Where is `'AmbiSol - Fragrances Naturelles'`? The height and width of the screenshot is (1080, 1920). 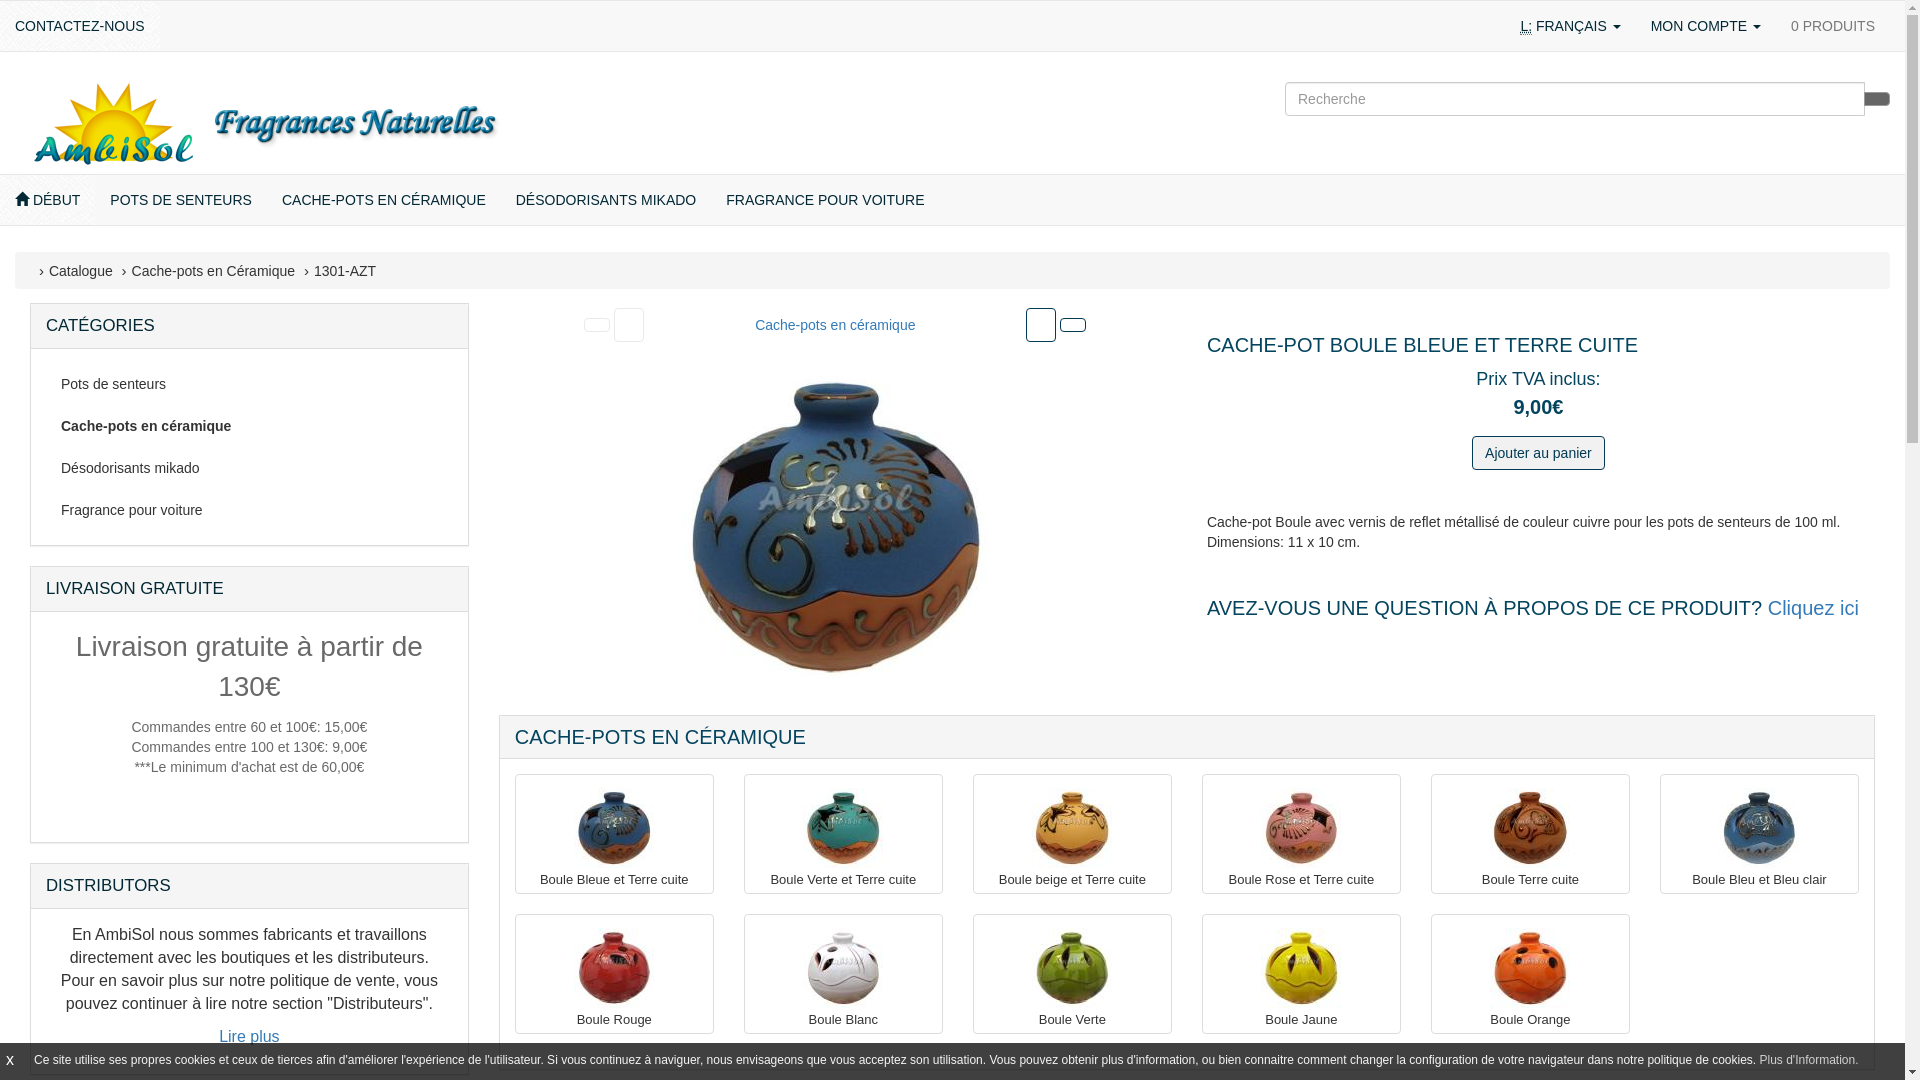 'AmbiSol - Fragrances Naturelles' is located at coordinates (263, 123).